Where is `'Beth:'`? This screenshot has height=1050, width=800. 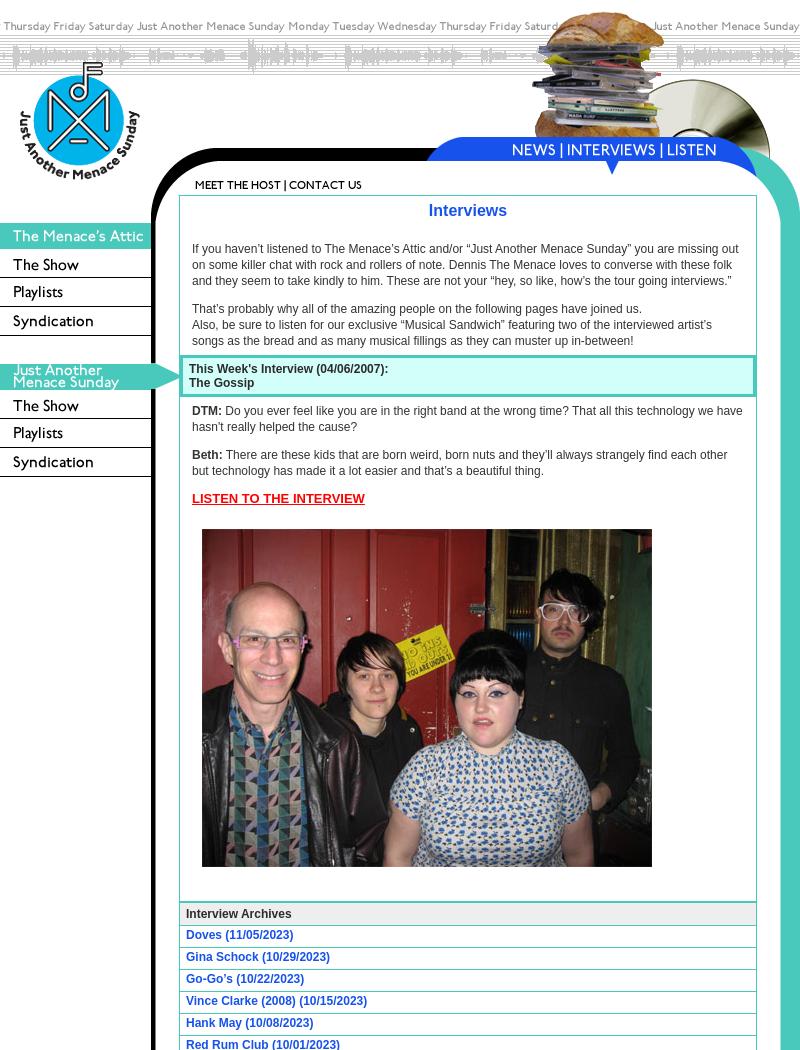 'Beth:' is located at coordinates (207, 454).